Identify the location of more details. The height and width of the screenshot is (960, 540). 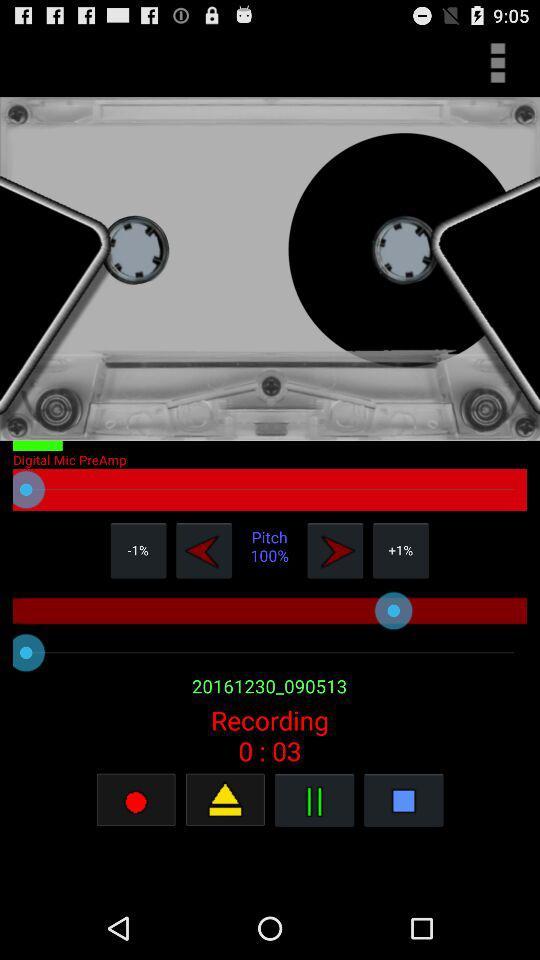
(496, 62).